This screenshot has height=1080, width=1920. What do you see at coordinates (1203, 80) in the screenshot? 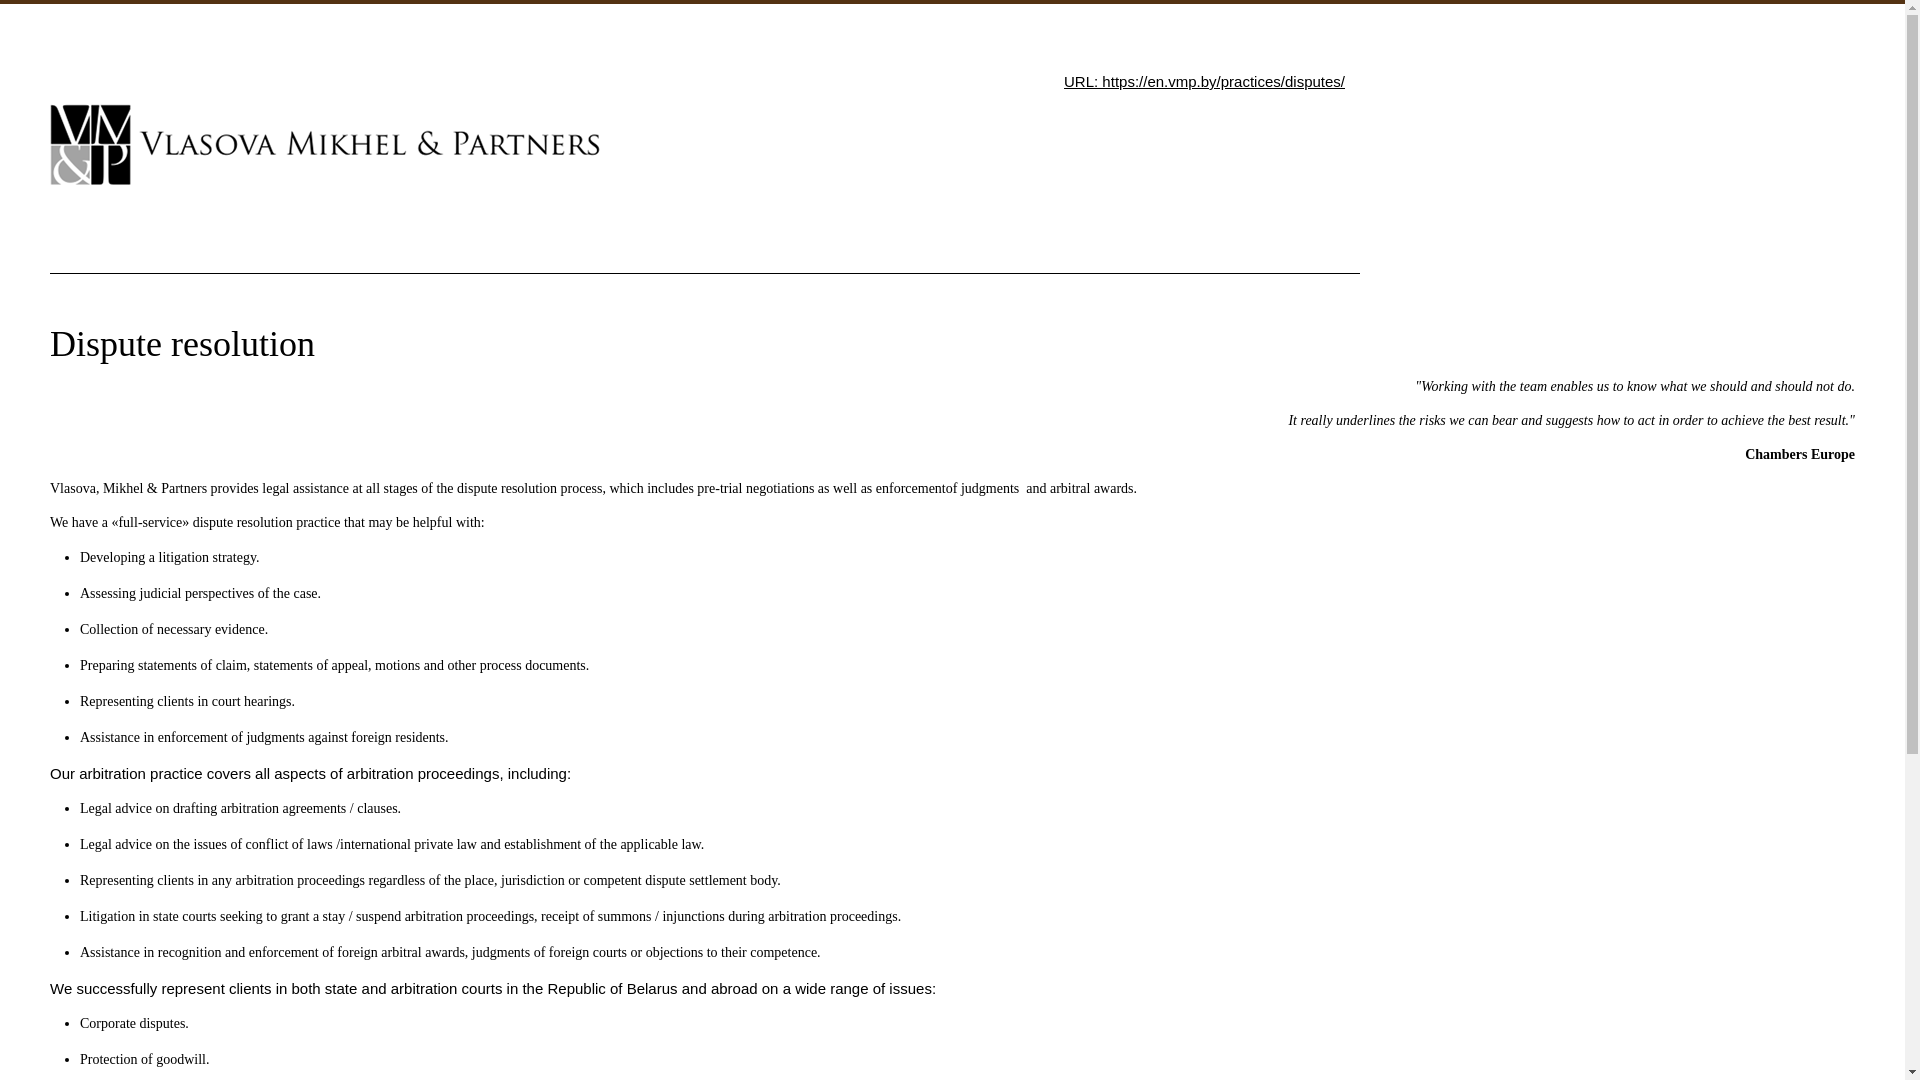
I see `'URL: https://en.vmp.by/practices/disputes/'` at bounding box center [1203, 80].